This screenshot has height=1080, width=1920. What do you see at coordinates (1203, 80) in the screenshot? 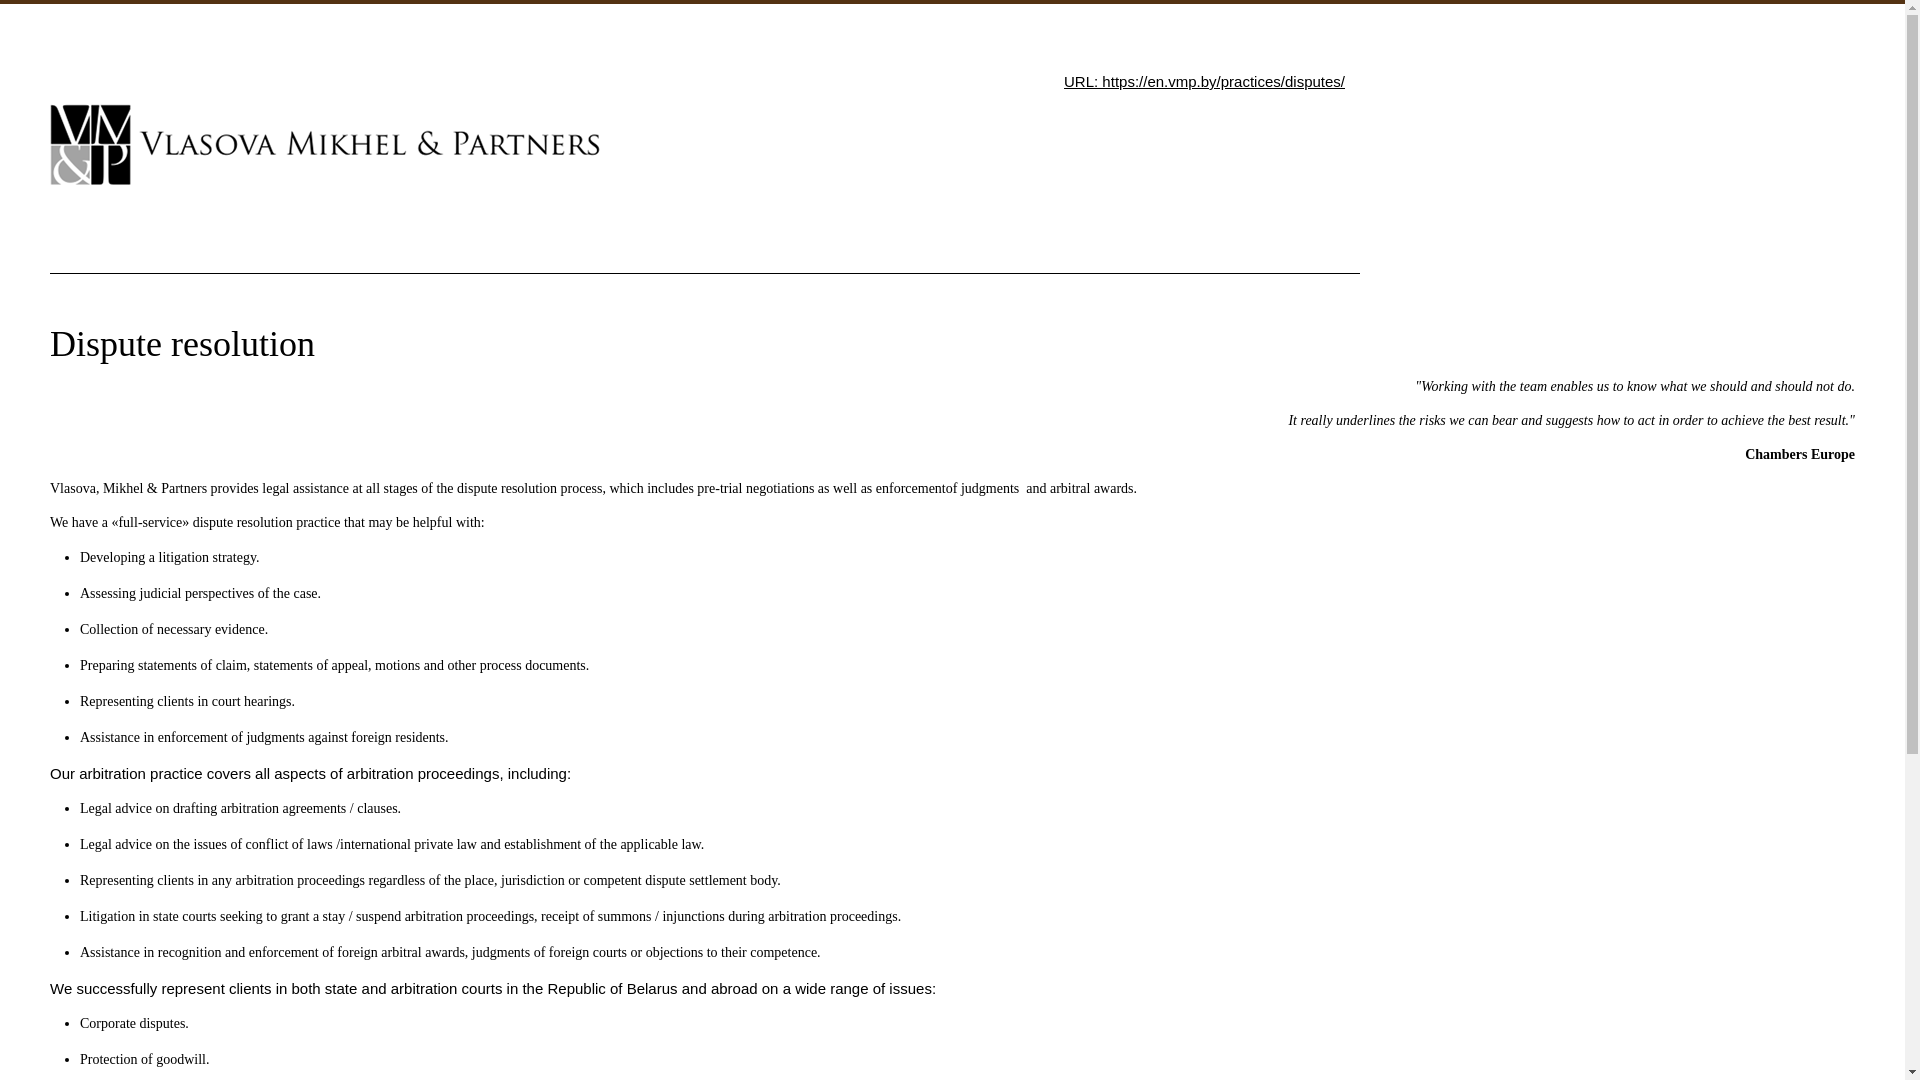
I see `'URL: https://en.vmp.by/practices/disputes/'` at bounding box center [1203, 80].